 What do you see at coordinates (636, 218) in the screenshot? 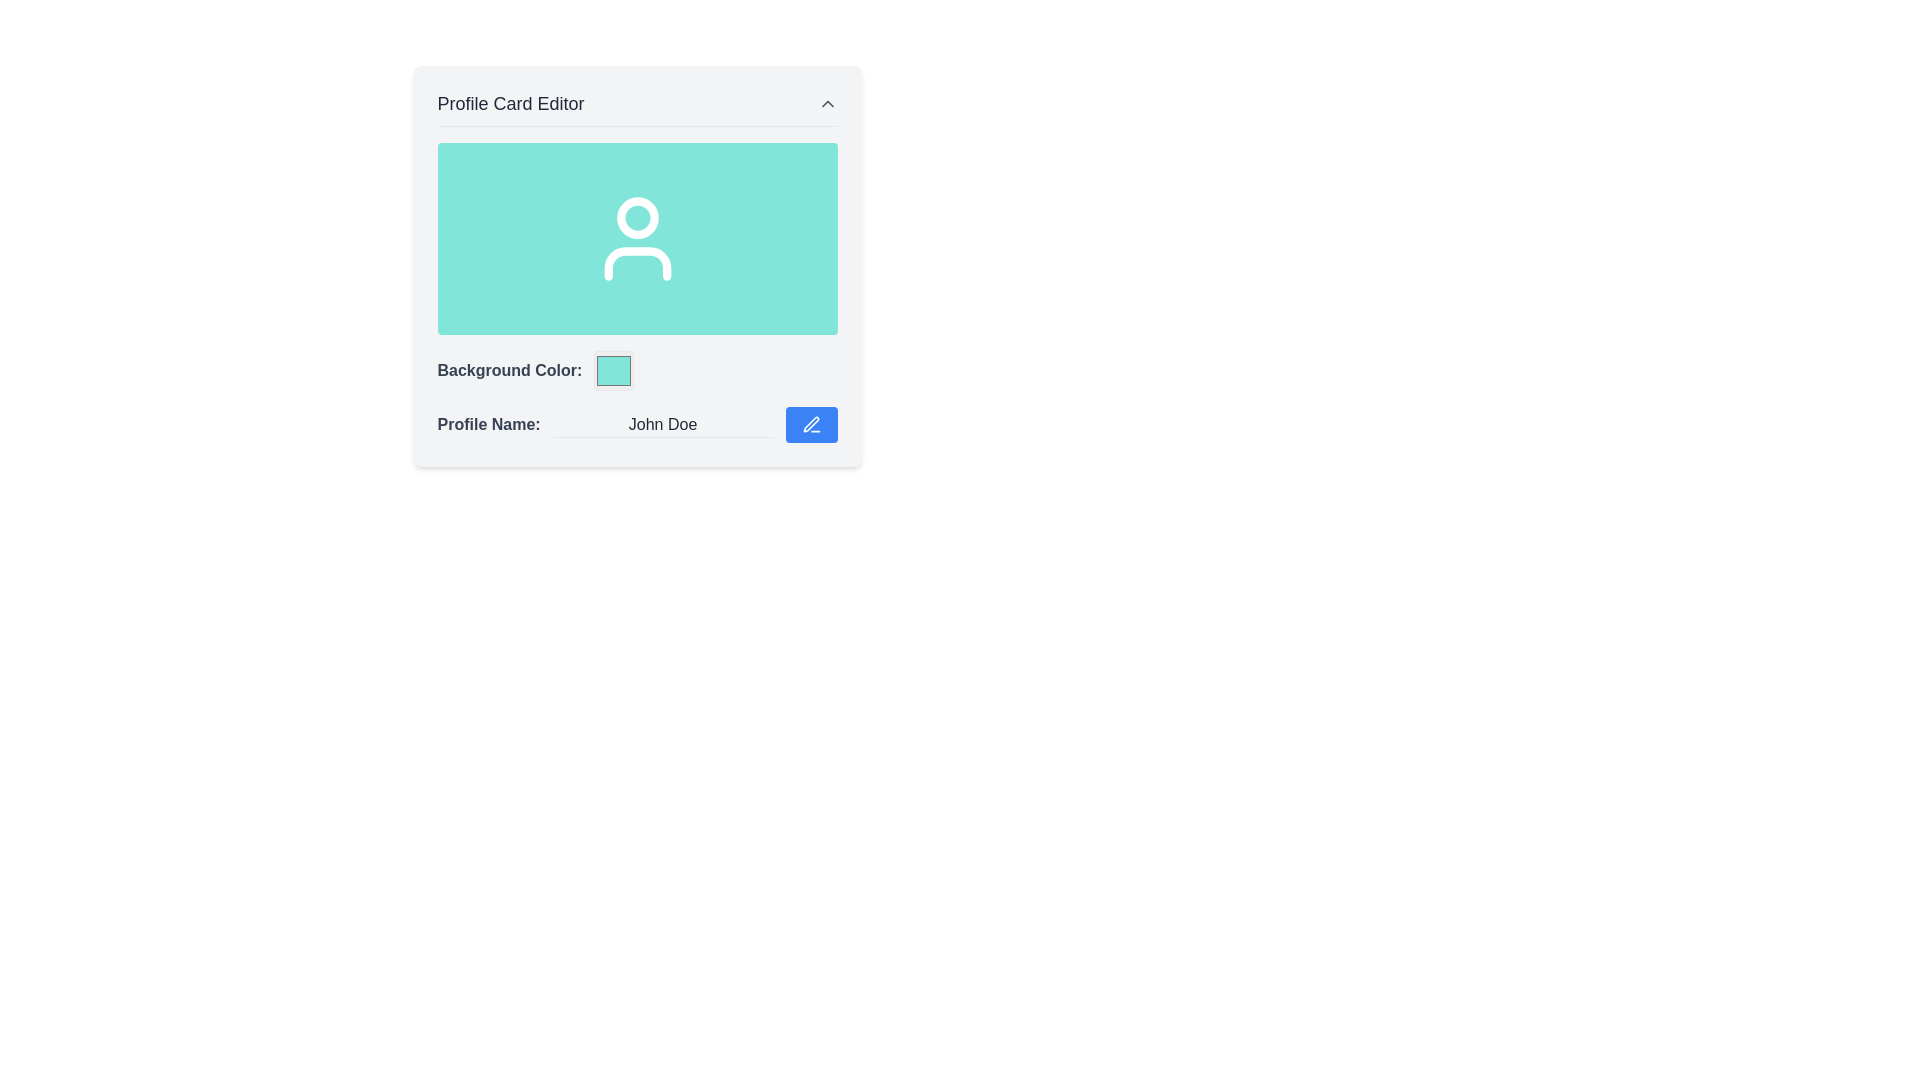
I see `the circular graphical element that represents the head of a user icon, which is centered in the profile card editor interface against a teal background` at bounding box center [636, 218].